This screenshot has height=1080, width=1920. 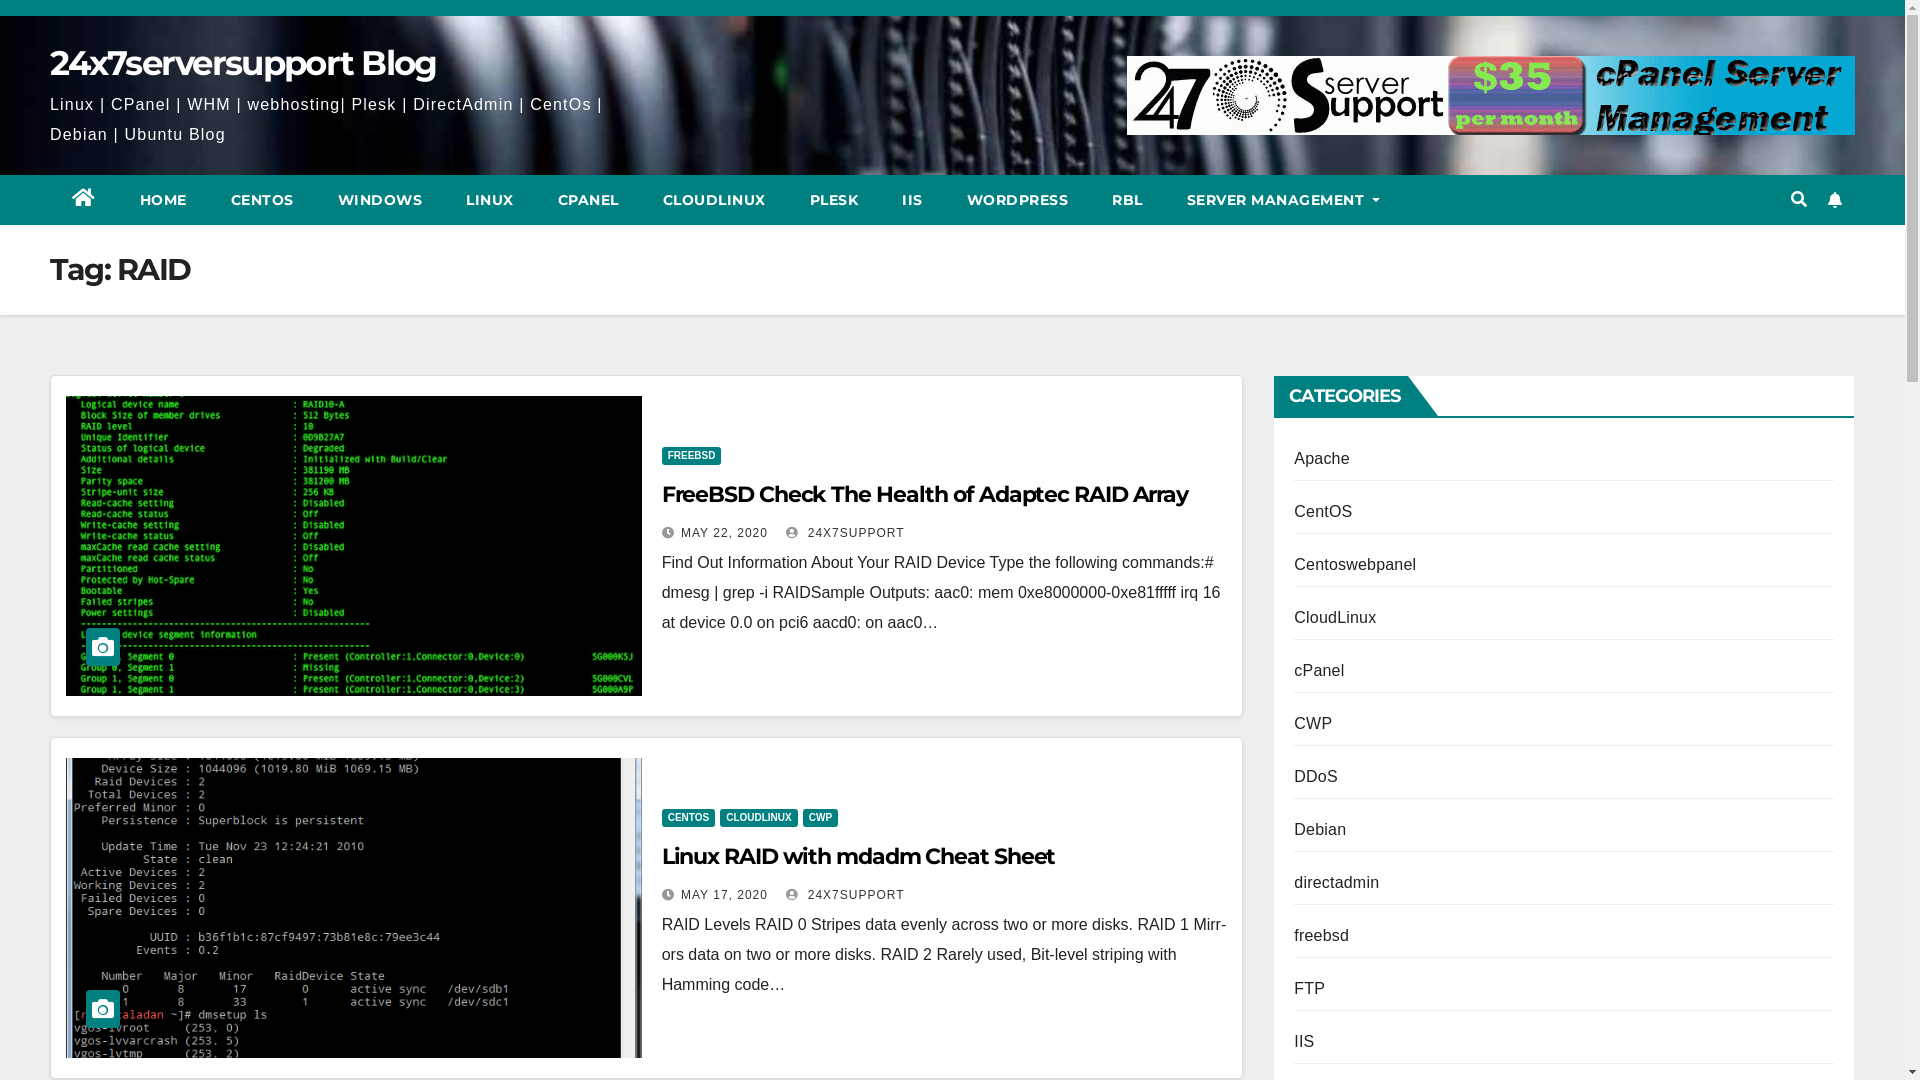 I want to click on 'CPANEL', so click(x=587, y=200).